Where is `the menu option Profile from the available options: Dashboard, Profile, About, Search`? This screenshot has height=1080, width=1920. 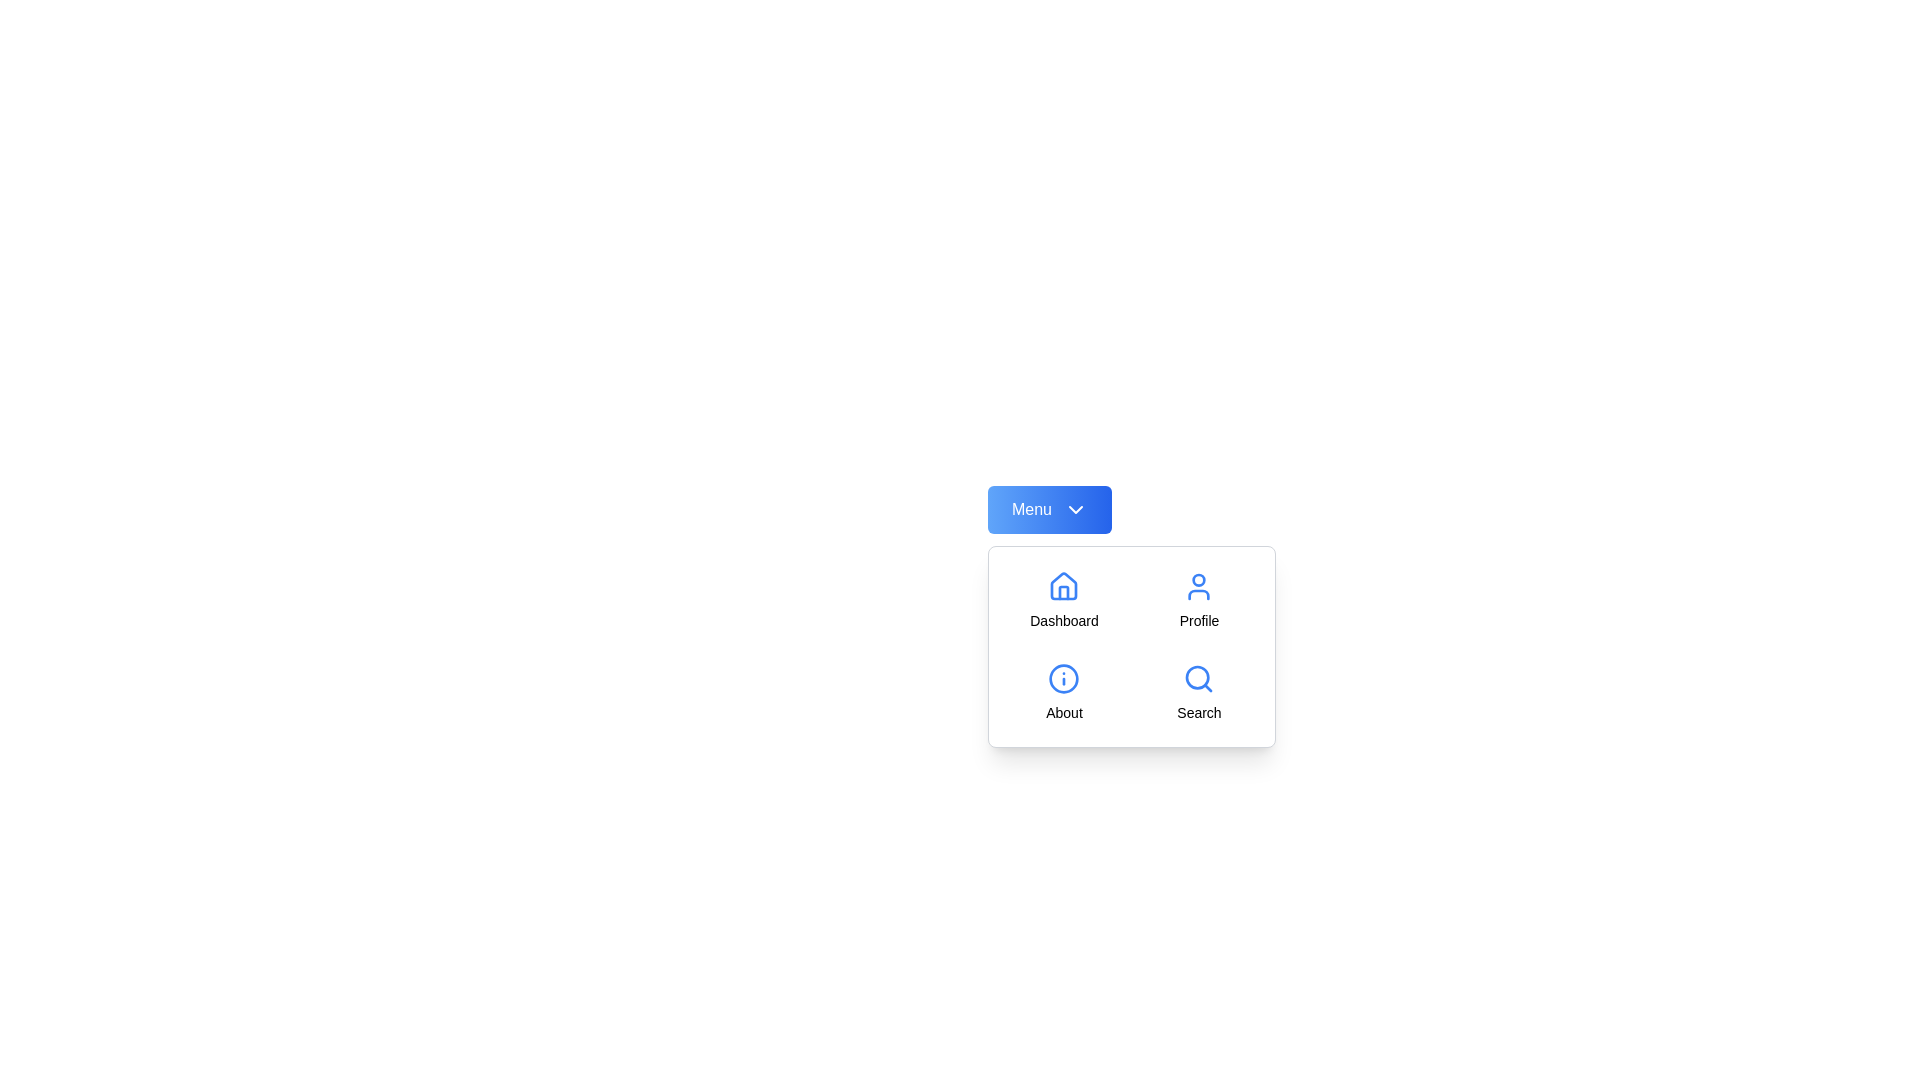
the menu option Profile from the available options: Dashboard, Profile, About, Search is located at coordinates (1199, 600).